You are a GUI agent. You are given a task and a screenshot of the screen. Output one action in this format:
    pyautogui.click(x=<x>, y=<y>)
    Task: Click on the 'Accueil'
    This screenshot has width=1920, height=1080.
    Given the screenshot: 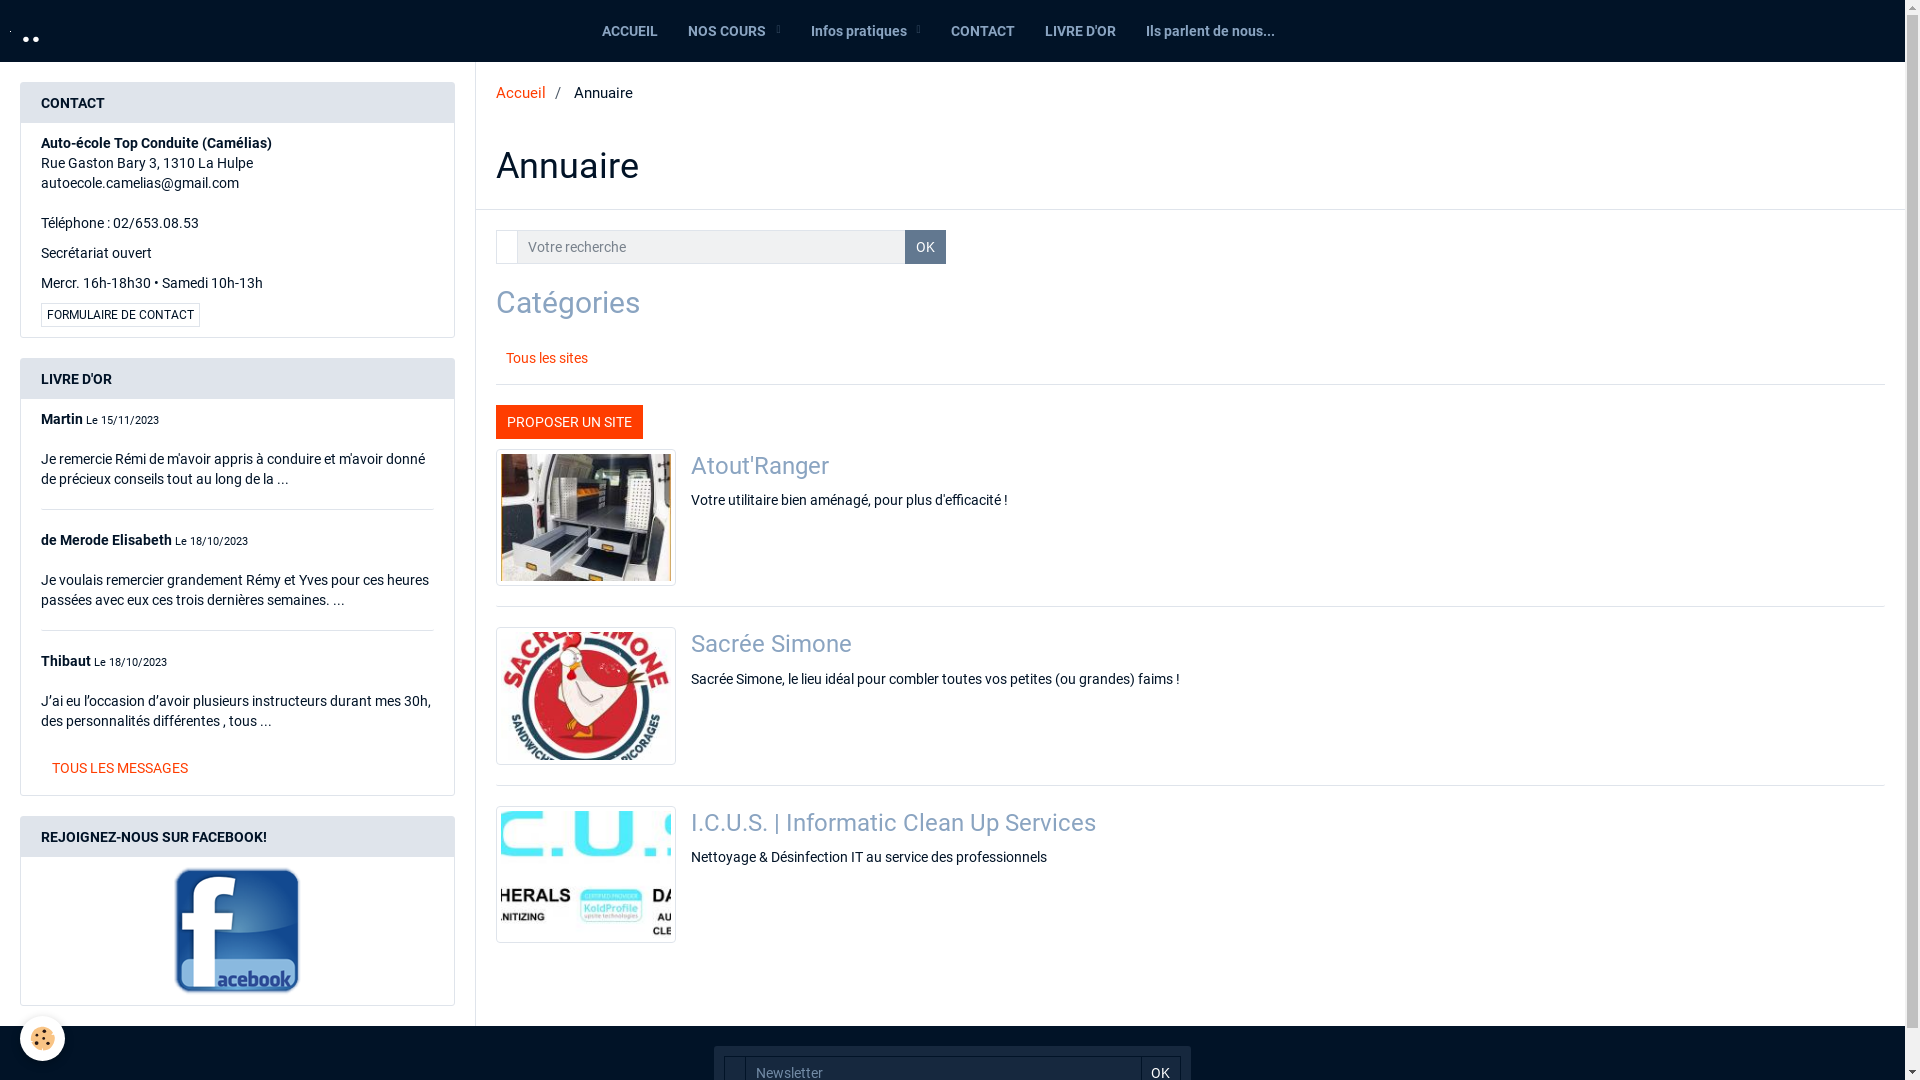 What is the action you would take?
    pyautogui.click(x=521, y=92)
    